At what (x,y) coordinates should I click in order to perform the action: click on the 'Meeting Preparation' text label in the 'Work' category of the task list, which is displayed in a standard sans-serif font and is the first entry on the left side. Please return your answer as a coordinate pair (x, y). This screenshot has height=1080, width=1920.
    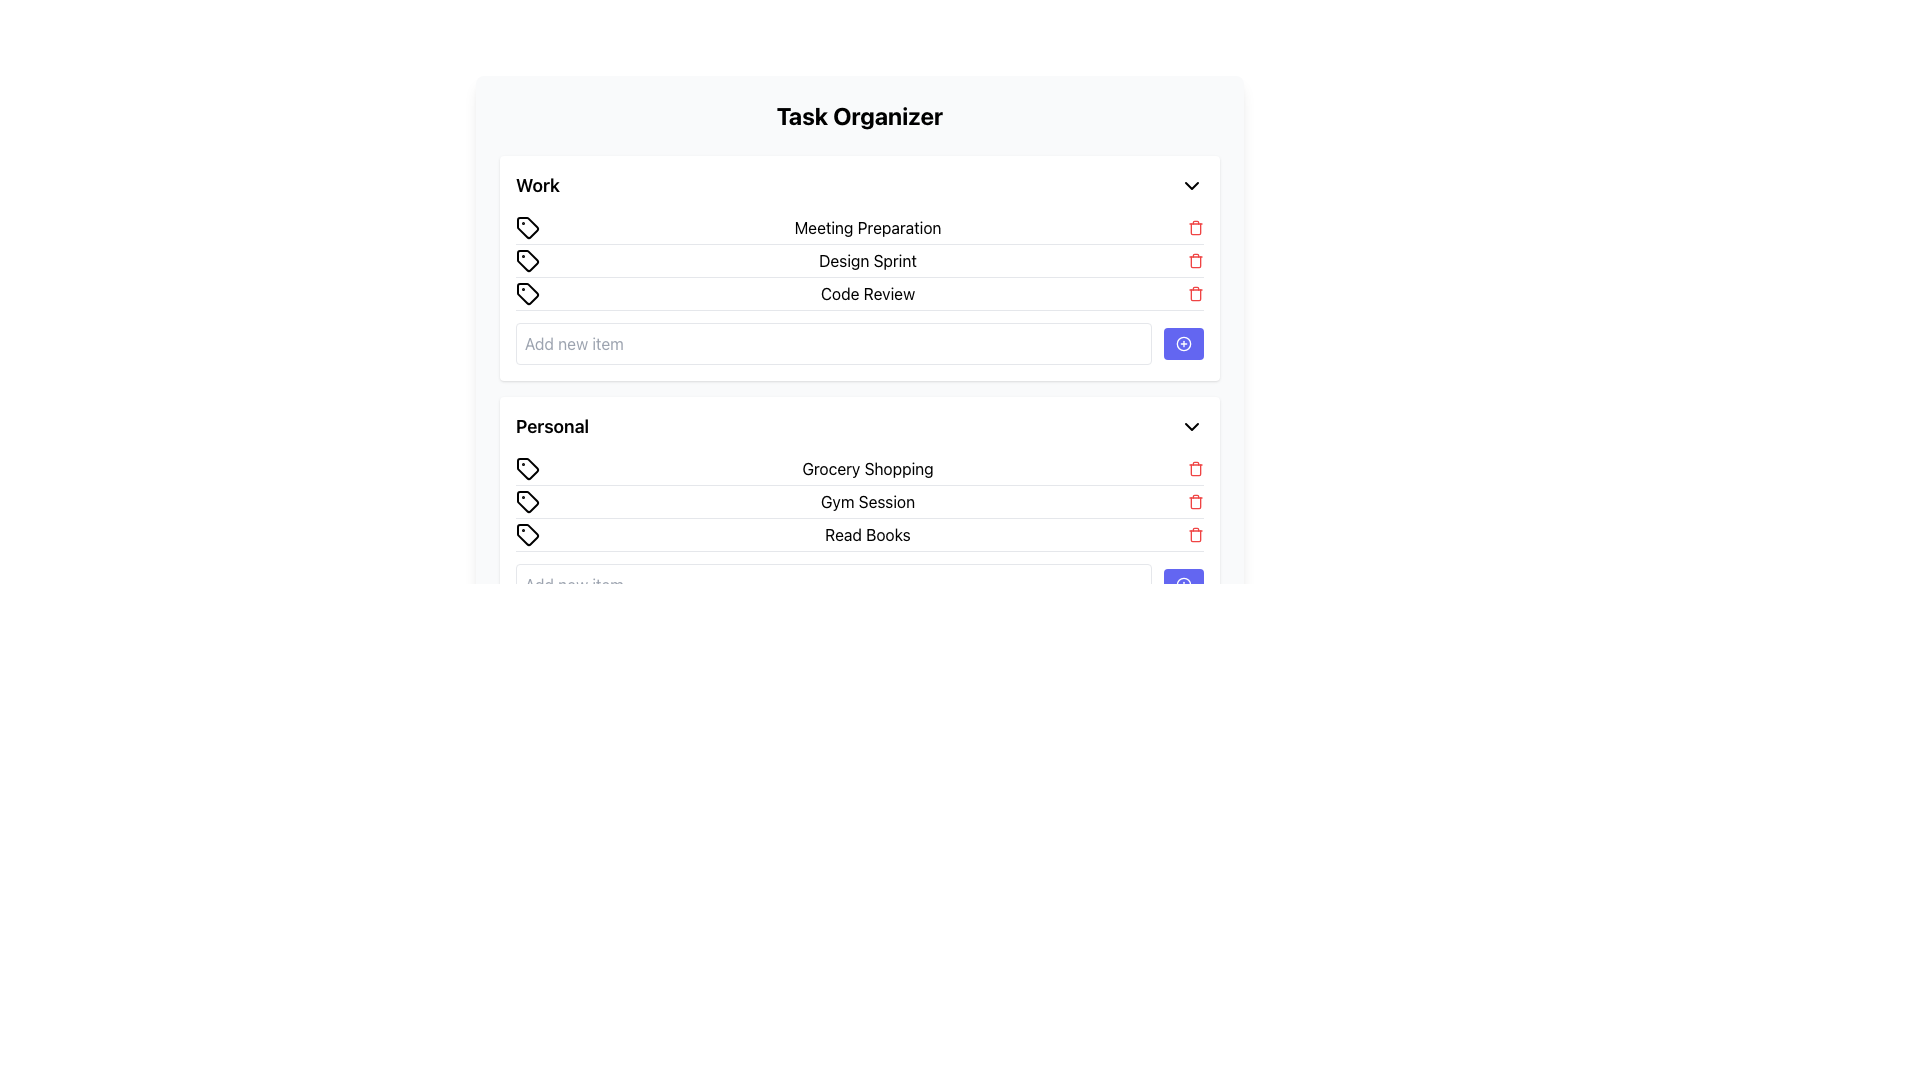
    Looking at the image, I should click on (868, 226).